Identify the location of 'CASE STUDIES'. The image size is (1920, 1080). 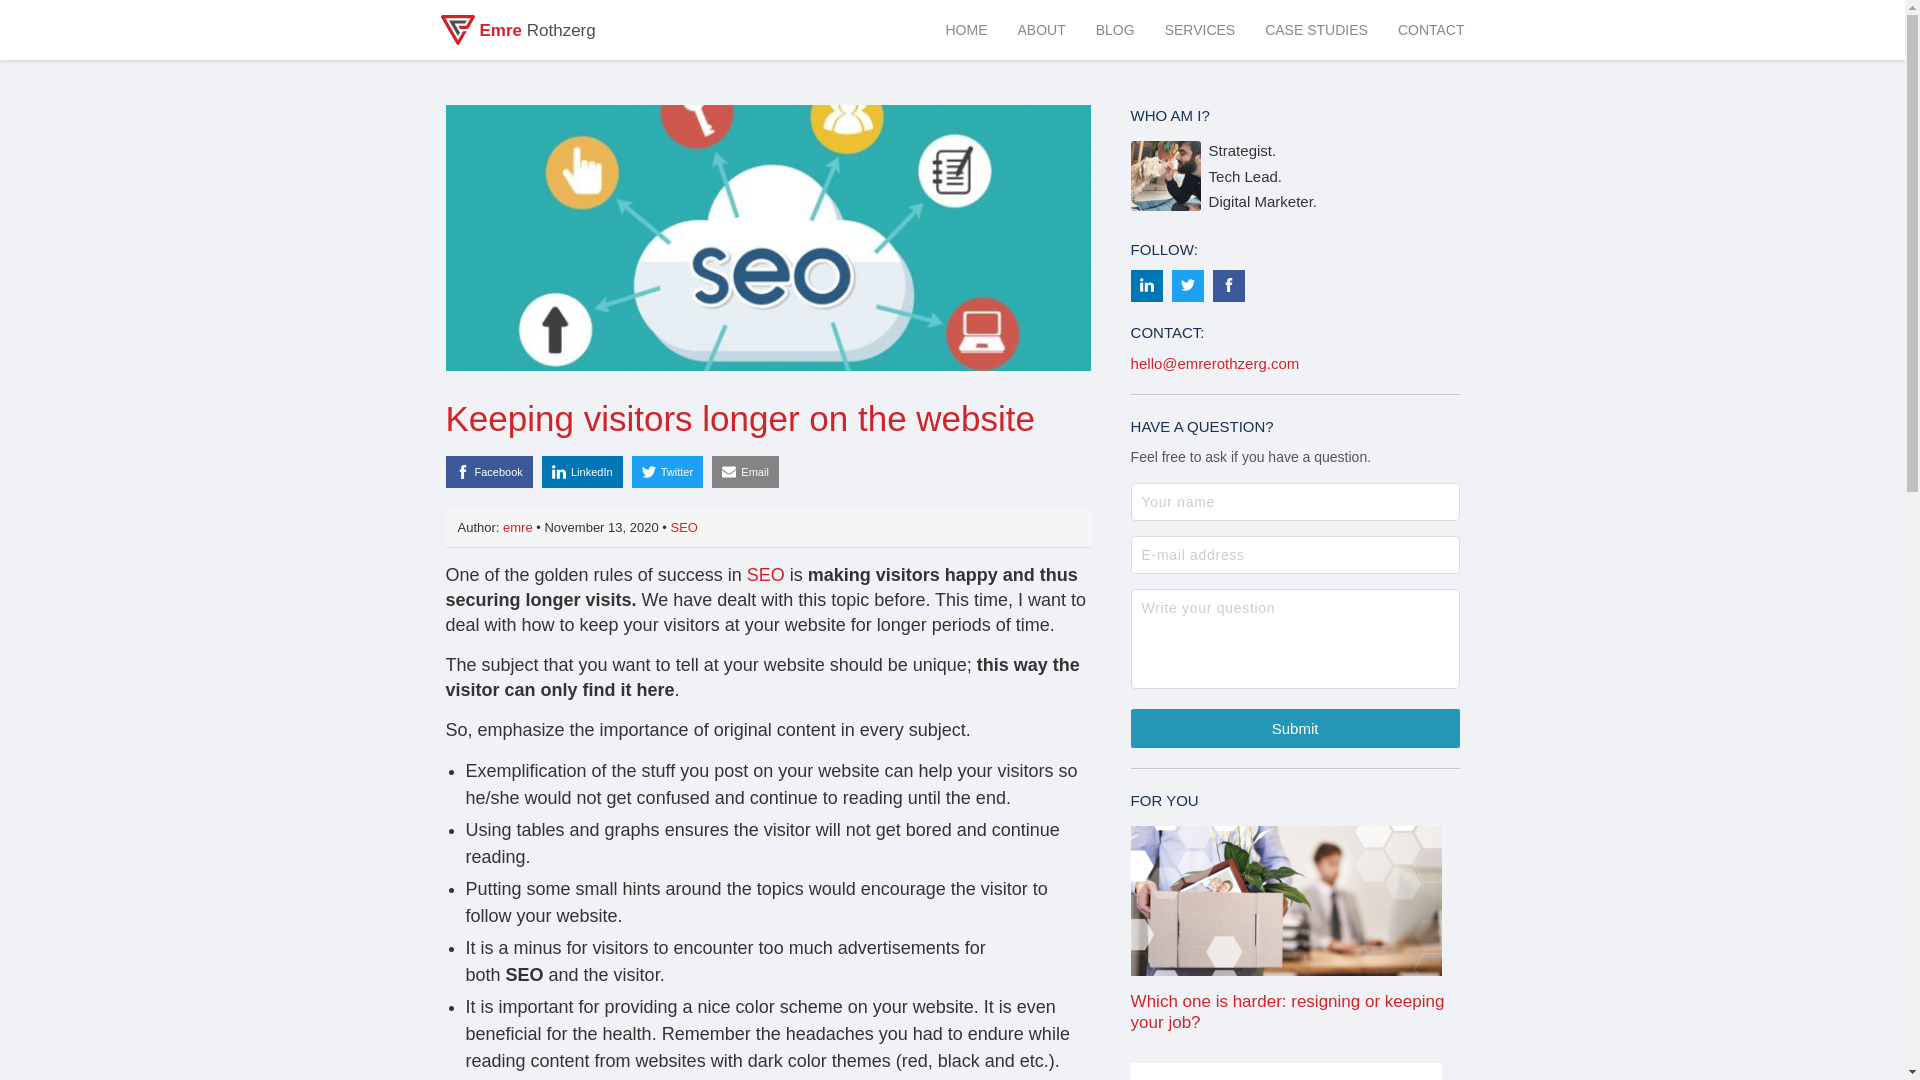
(1316, 30).